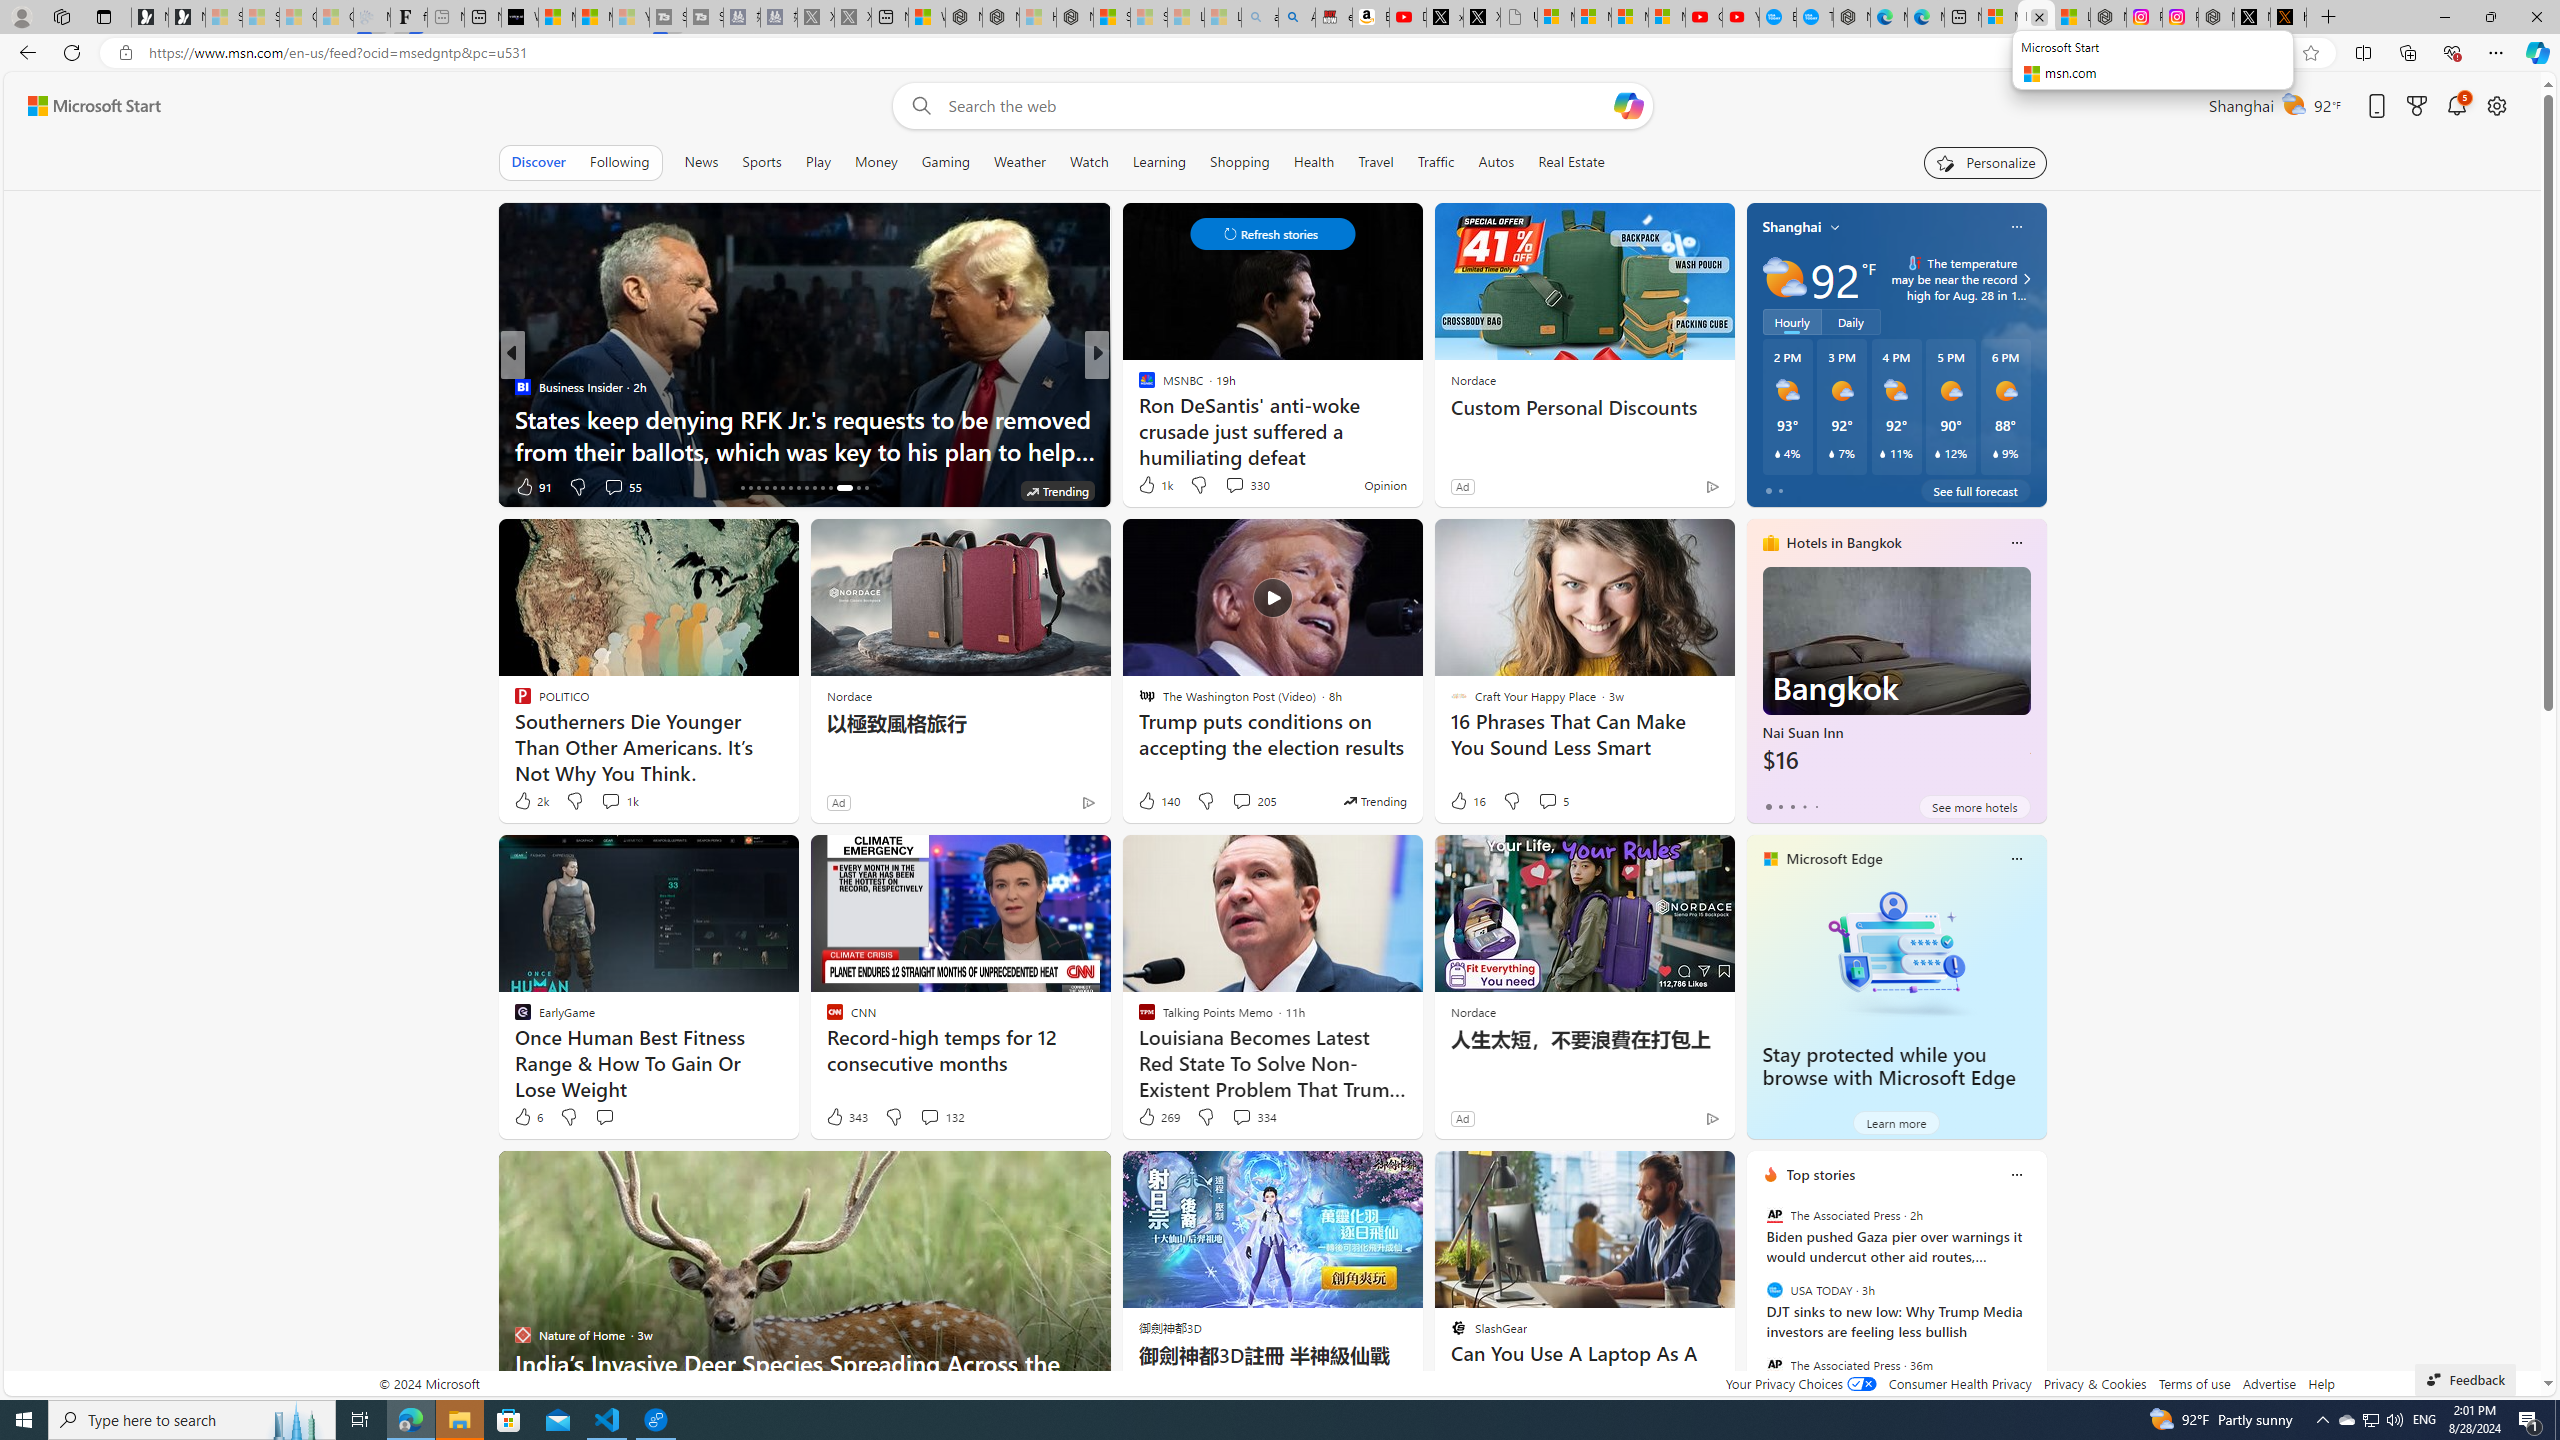  Describe the element at coordinates (761, 161) in the screenshot. I see `'Sports'` at that location.